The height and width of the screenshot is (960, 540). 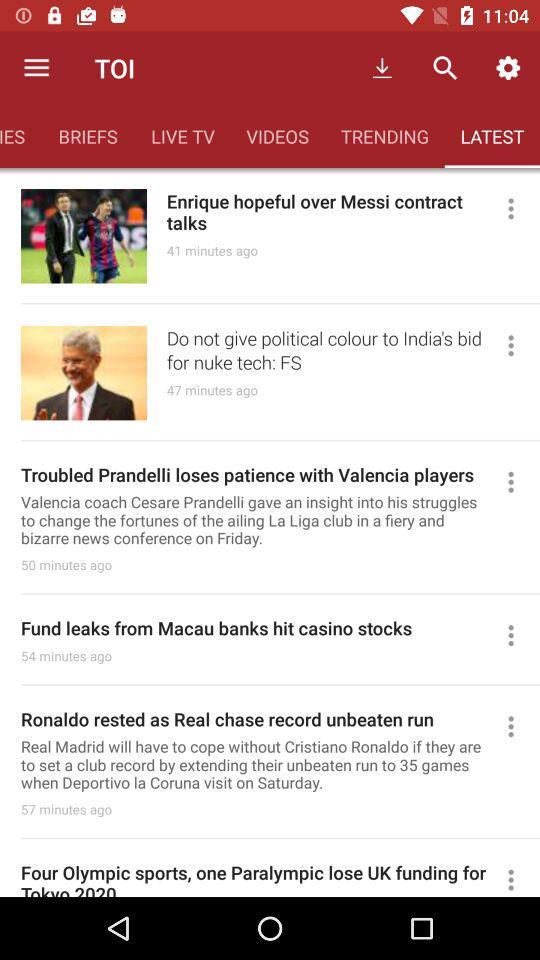 I want to click on options for article, so click(x=519, y=634).